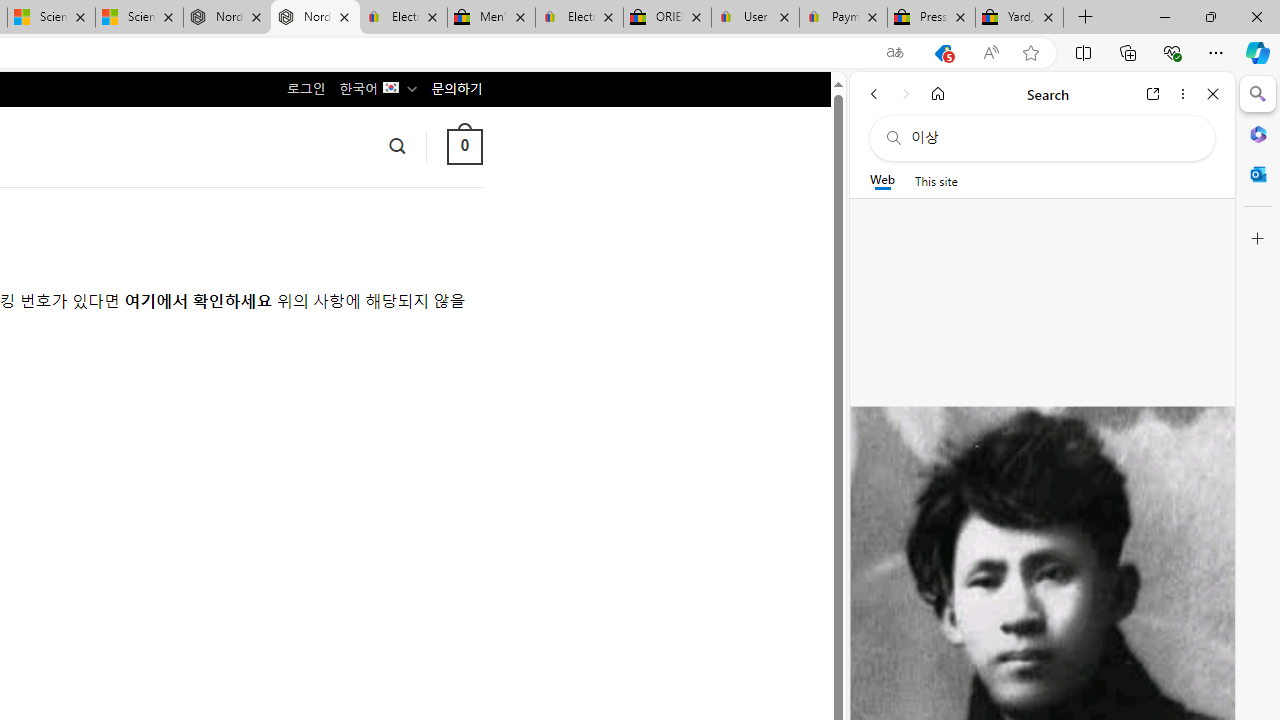 This screenshot has width=1280, height=720. What do you see at coordinates (942, 52) in the screenshot?
I see `'This site has coupons! Shopping in Microsoft Edge, 5'` at bounding box center [942, 52].